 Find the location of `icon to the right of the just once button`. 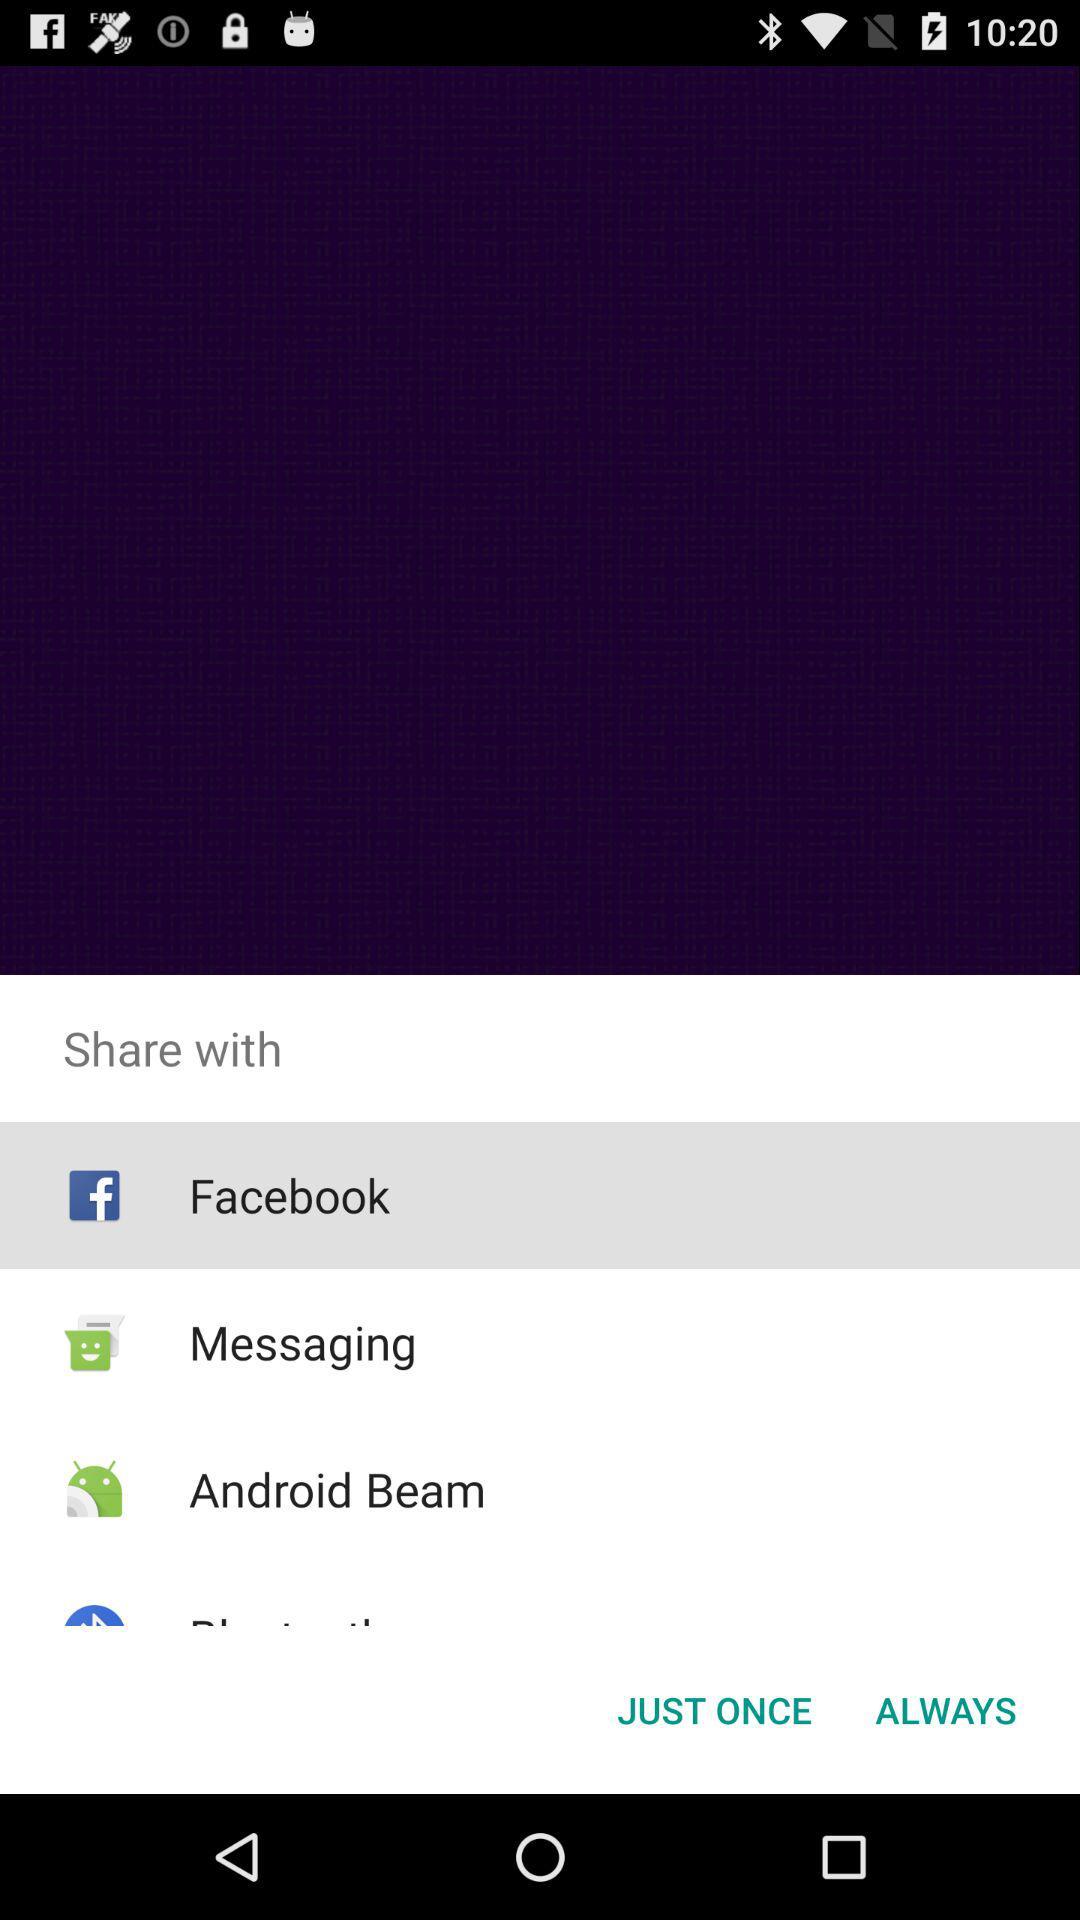

icon to the right of the just once button is located at coordinates (945, 1708).